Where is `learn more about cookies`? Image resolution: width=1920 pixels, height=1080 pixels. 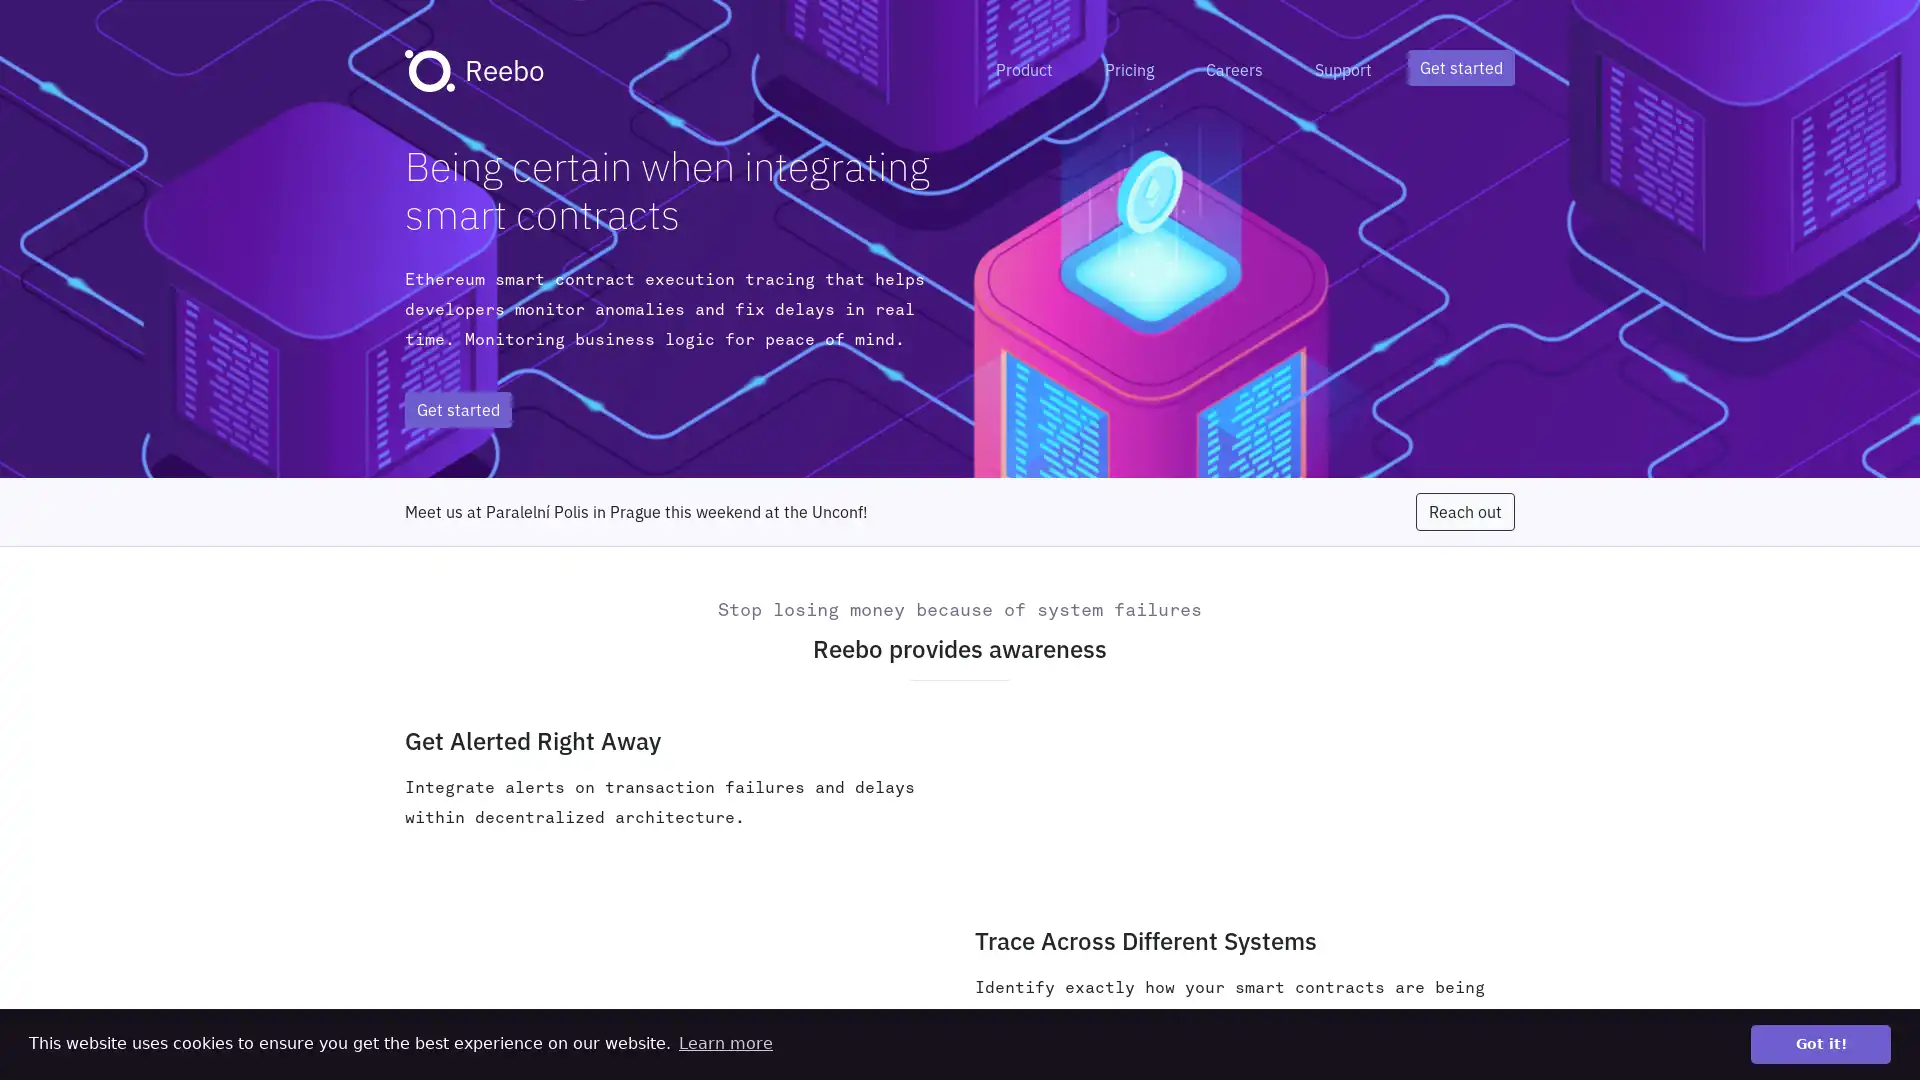 learn more about cookies is located at coordinates (724, 1043).